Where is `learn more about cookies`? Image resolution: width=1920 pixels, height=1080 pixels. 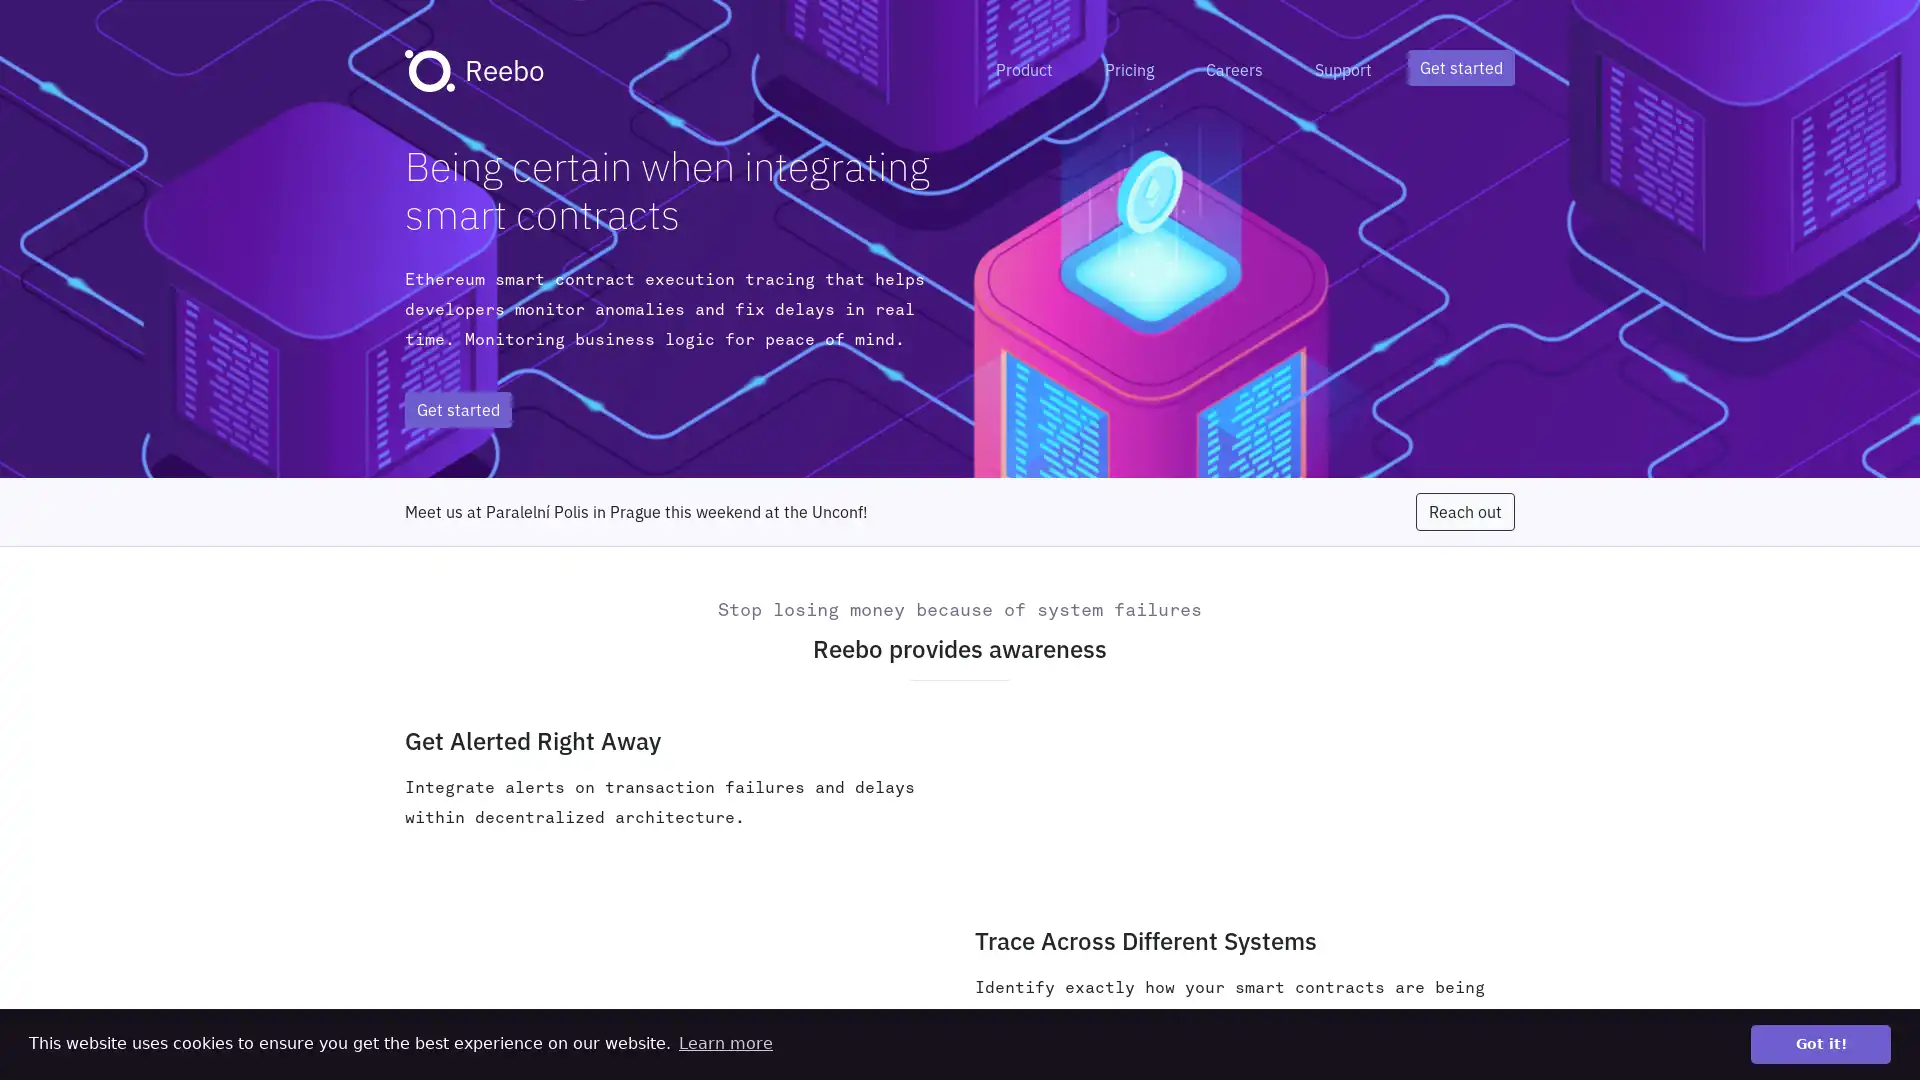 learn more about cookies is located at coordinates (724, 1043).